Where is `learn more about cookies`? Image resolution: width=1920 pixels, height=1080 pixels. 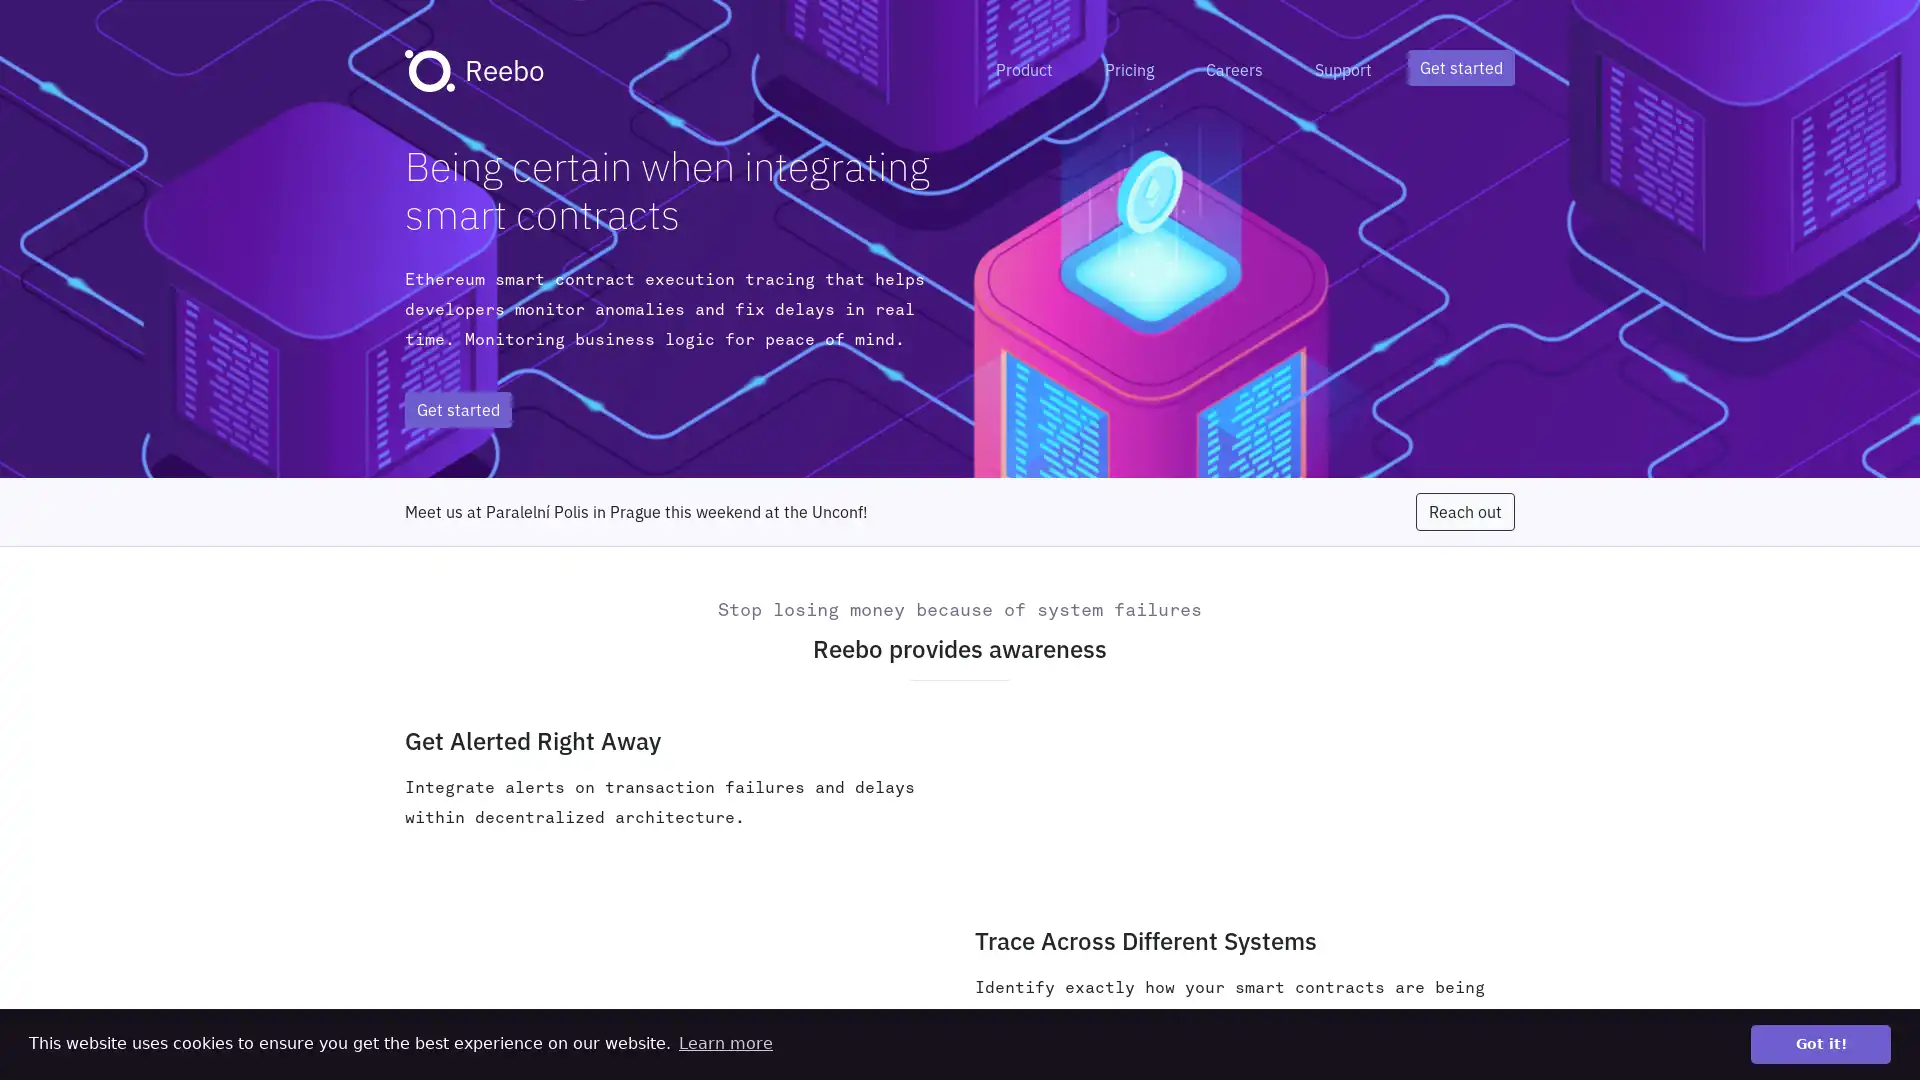 learn more about cookies is located at coordinates (724, 1043).